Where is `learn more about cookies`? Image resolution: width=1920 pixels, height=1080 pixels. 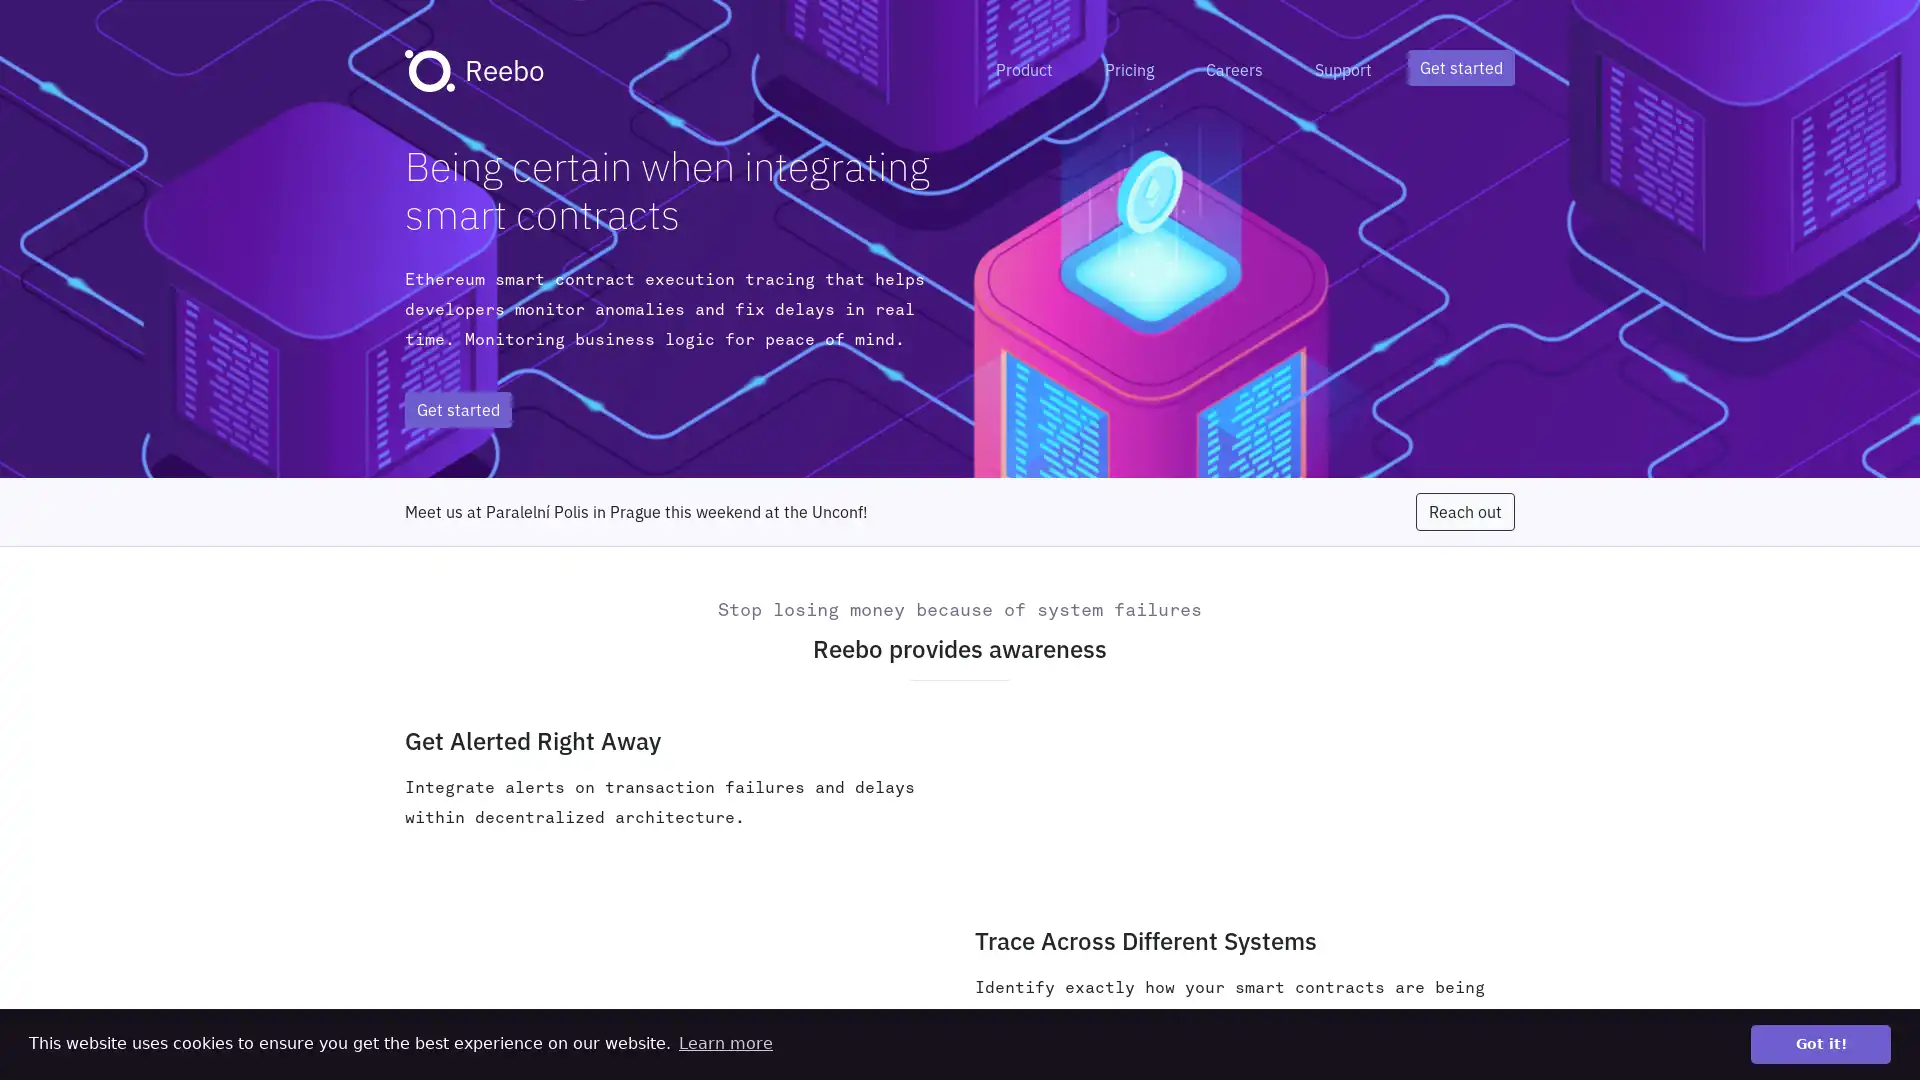 learn more about cookies is located at coordinates (724, 1043).